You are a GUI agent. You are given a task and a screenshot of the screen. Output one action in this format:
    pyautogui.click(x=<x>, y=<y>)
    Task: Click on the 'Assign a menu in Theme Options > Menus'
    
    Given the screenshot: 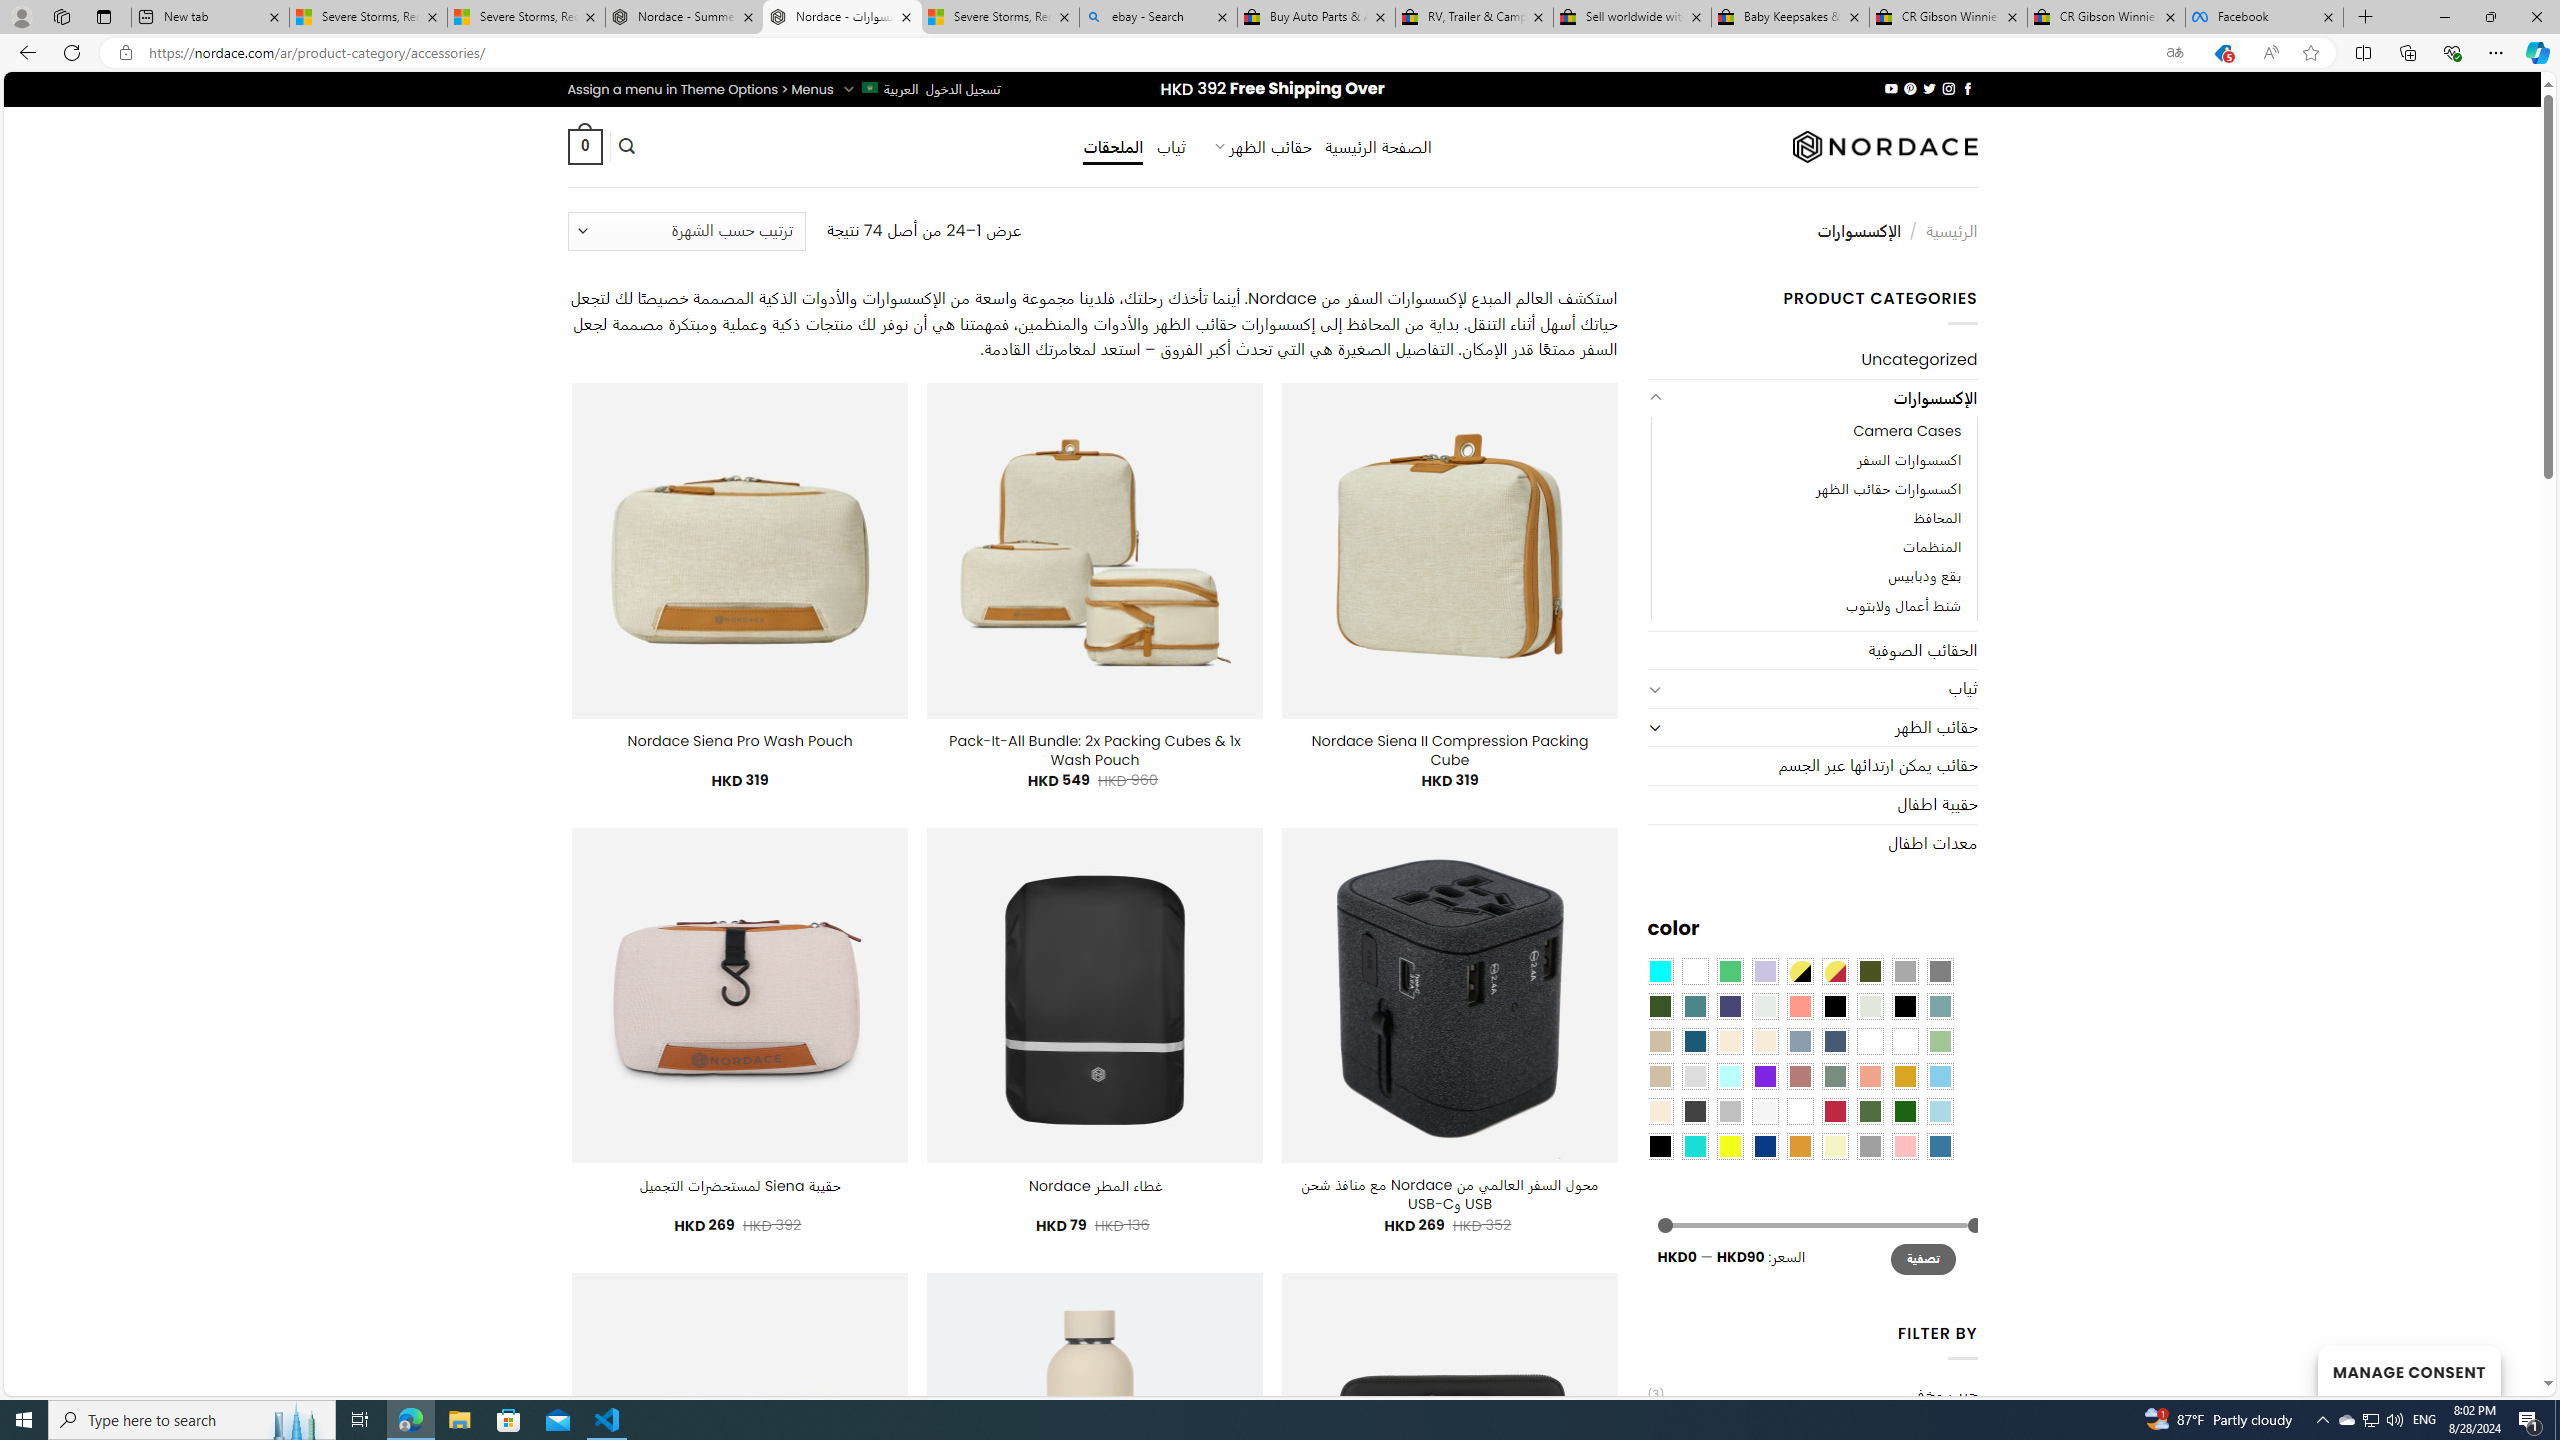 What is the action you would take?
    pyautogui.click(x=700, y=88)
    